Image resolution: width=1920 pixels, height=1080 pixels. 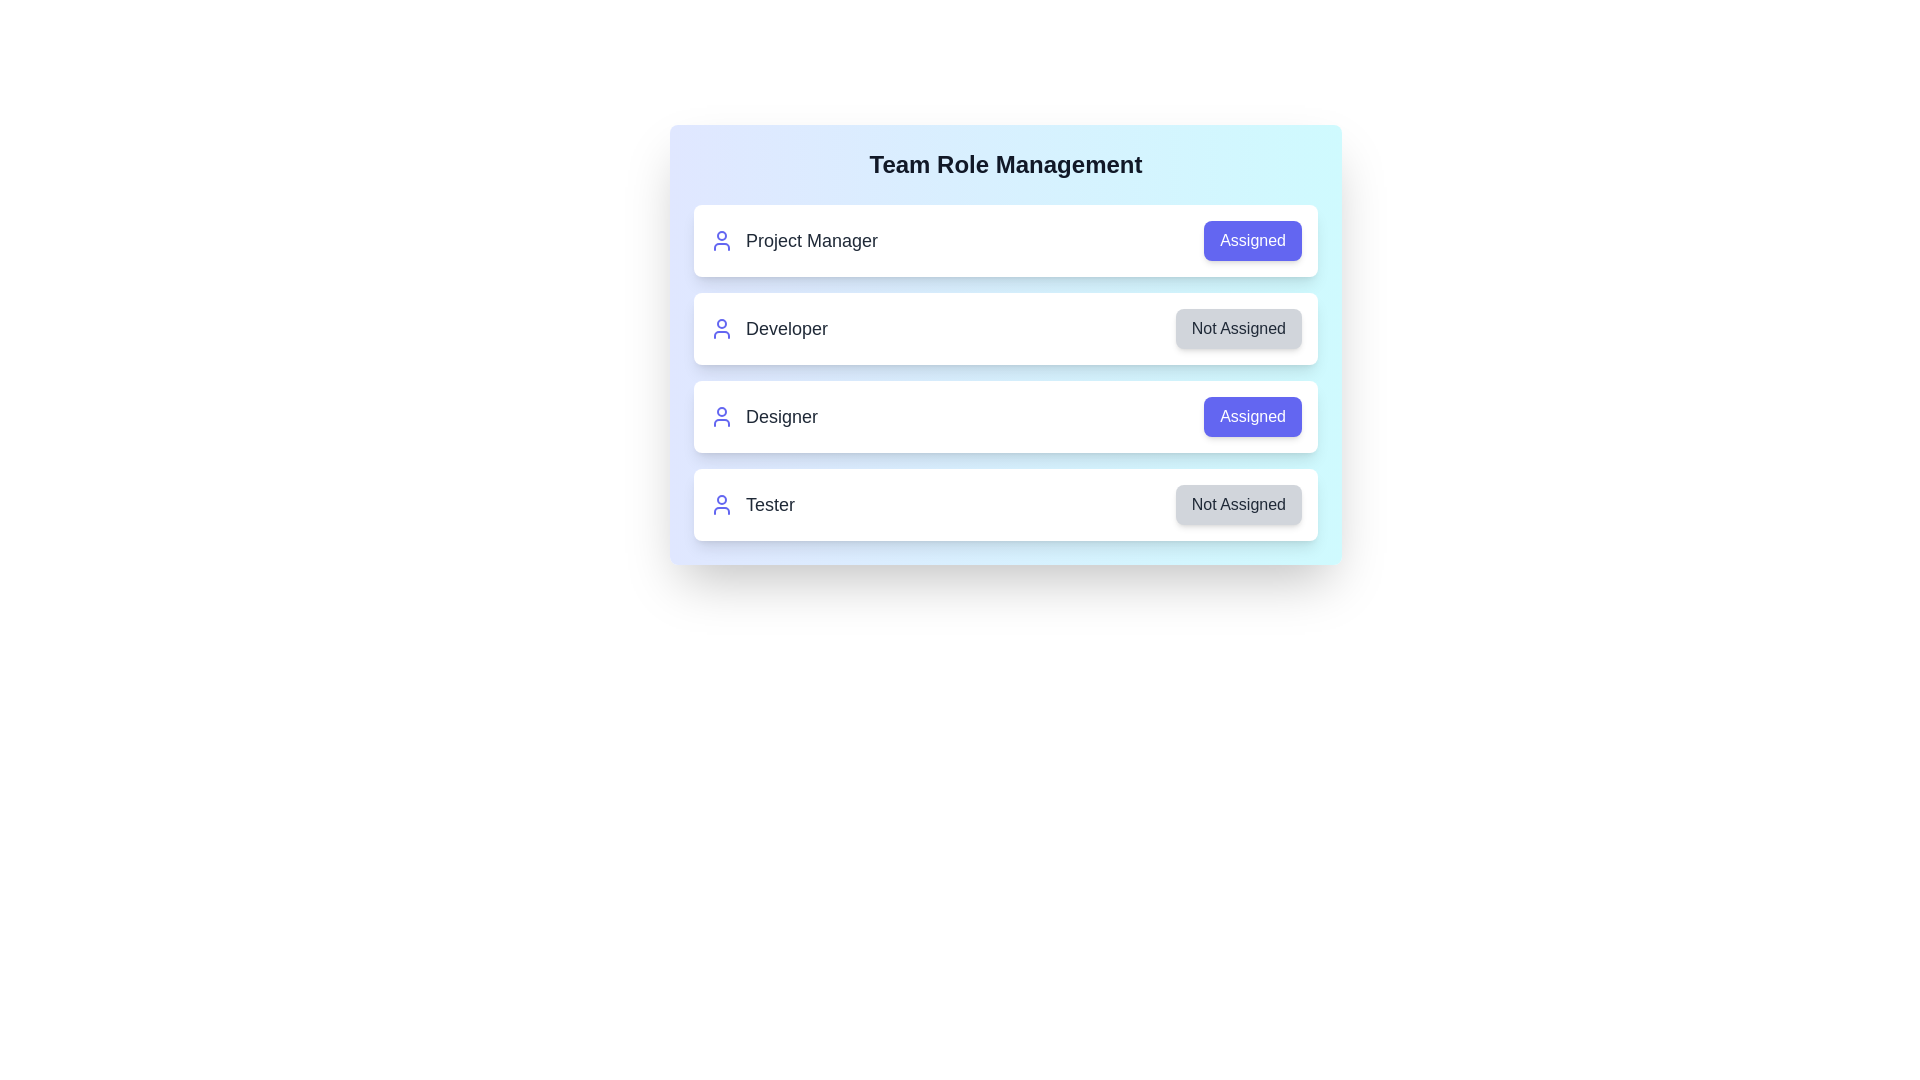 I want to click on the button to toggle the role assignment status for Project Manager, so click(x=1252, y=239).